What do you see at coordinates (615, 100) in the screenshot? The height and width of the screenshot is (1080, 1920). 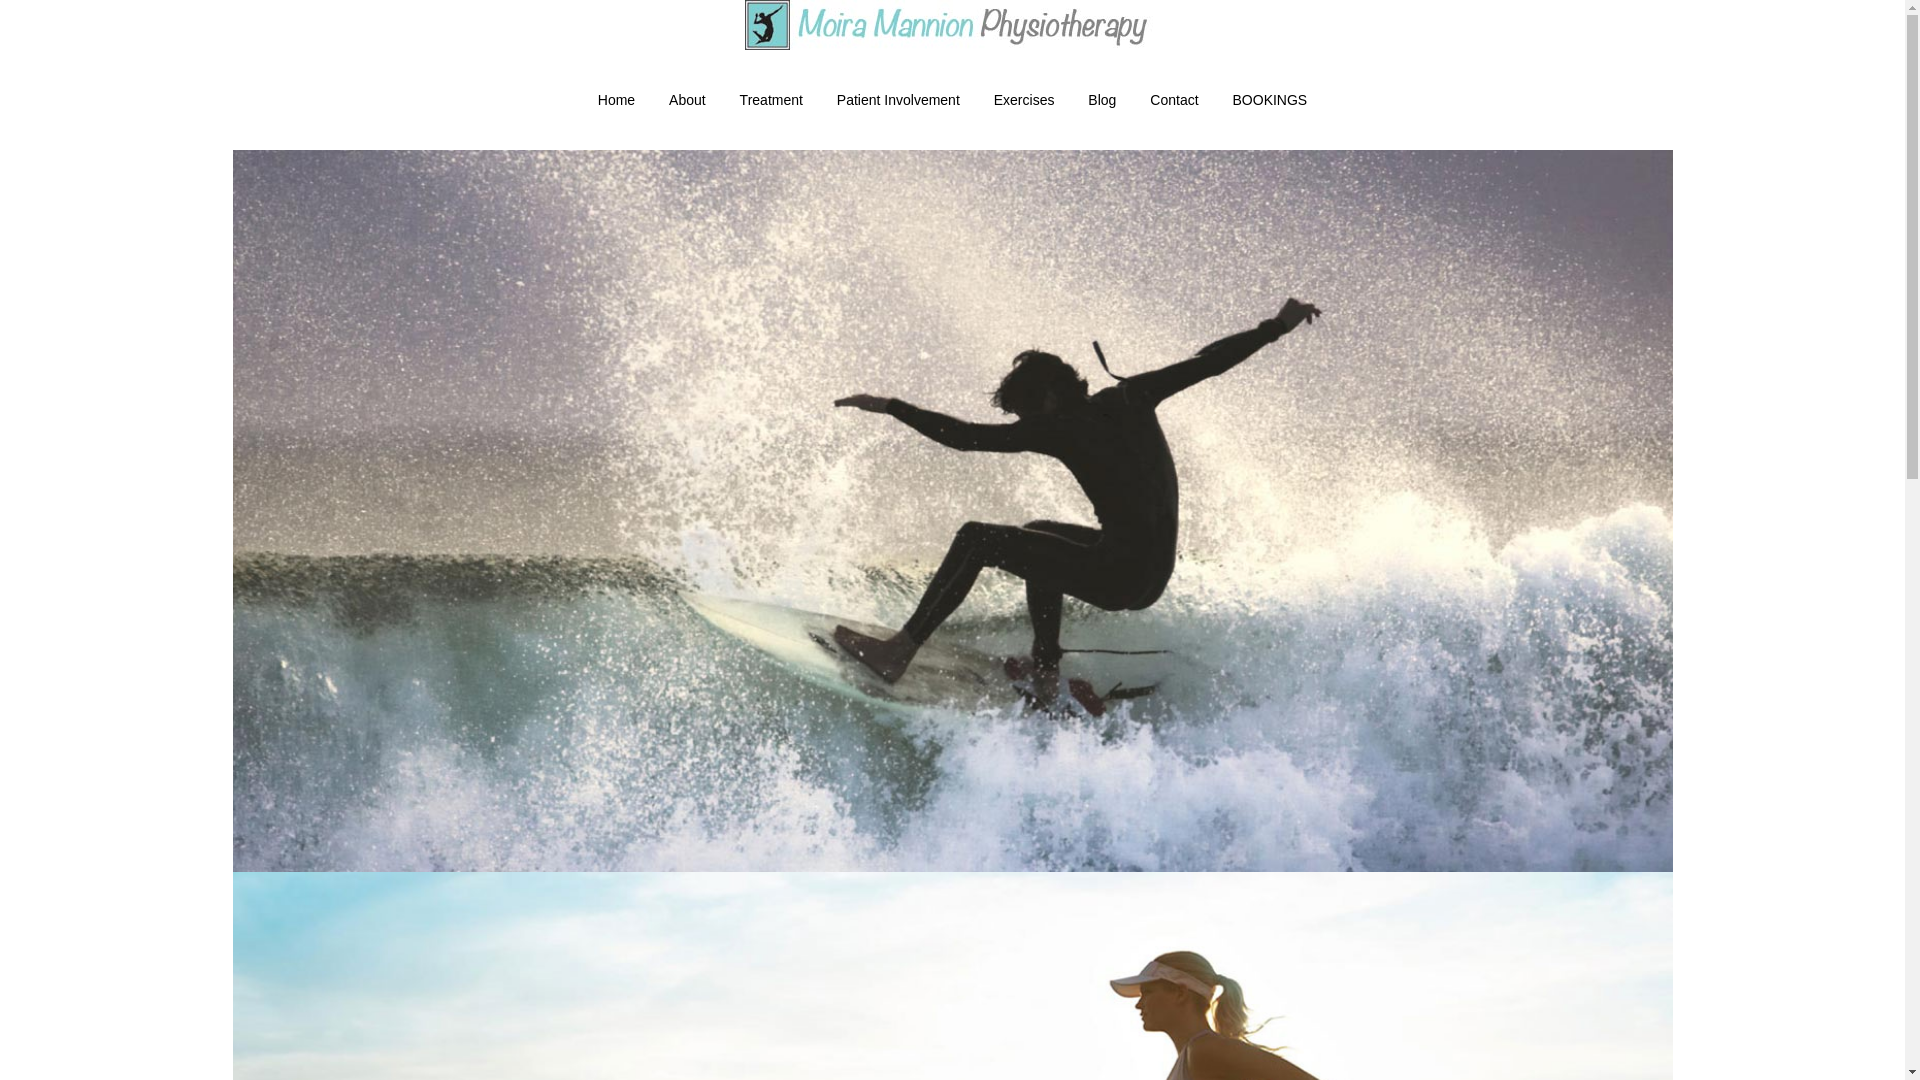 I see `'Home'` at bounding box center [615, 100].